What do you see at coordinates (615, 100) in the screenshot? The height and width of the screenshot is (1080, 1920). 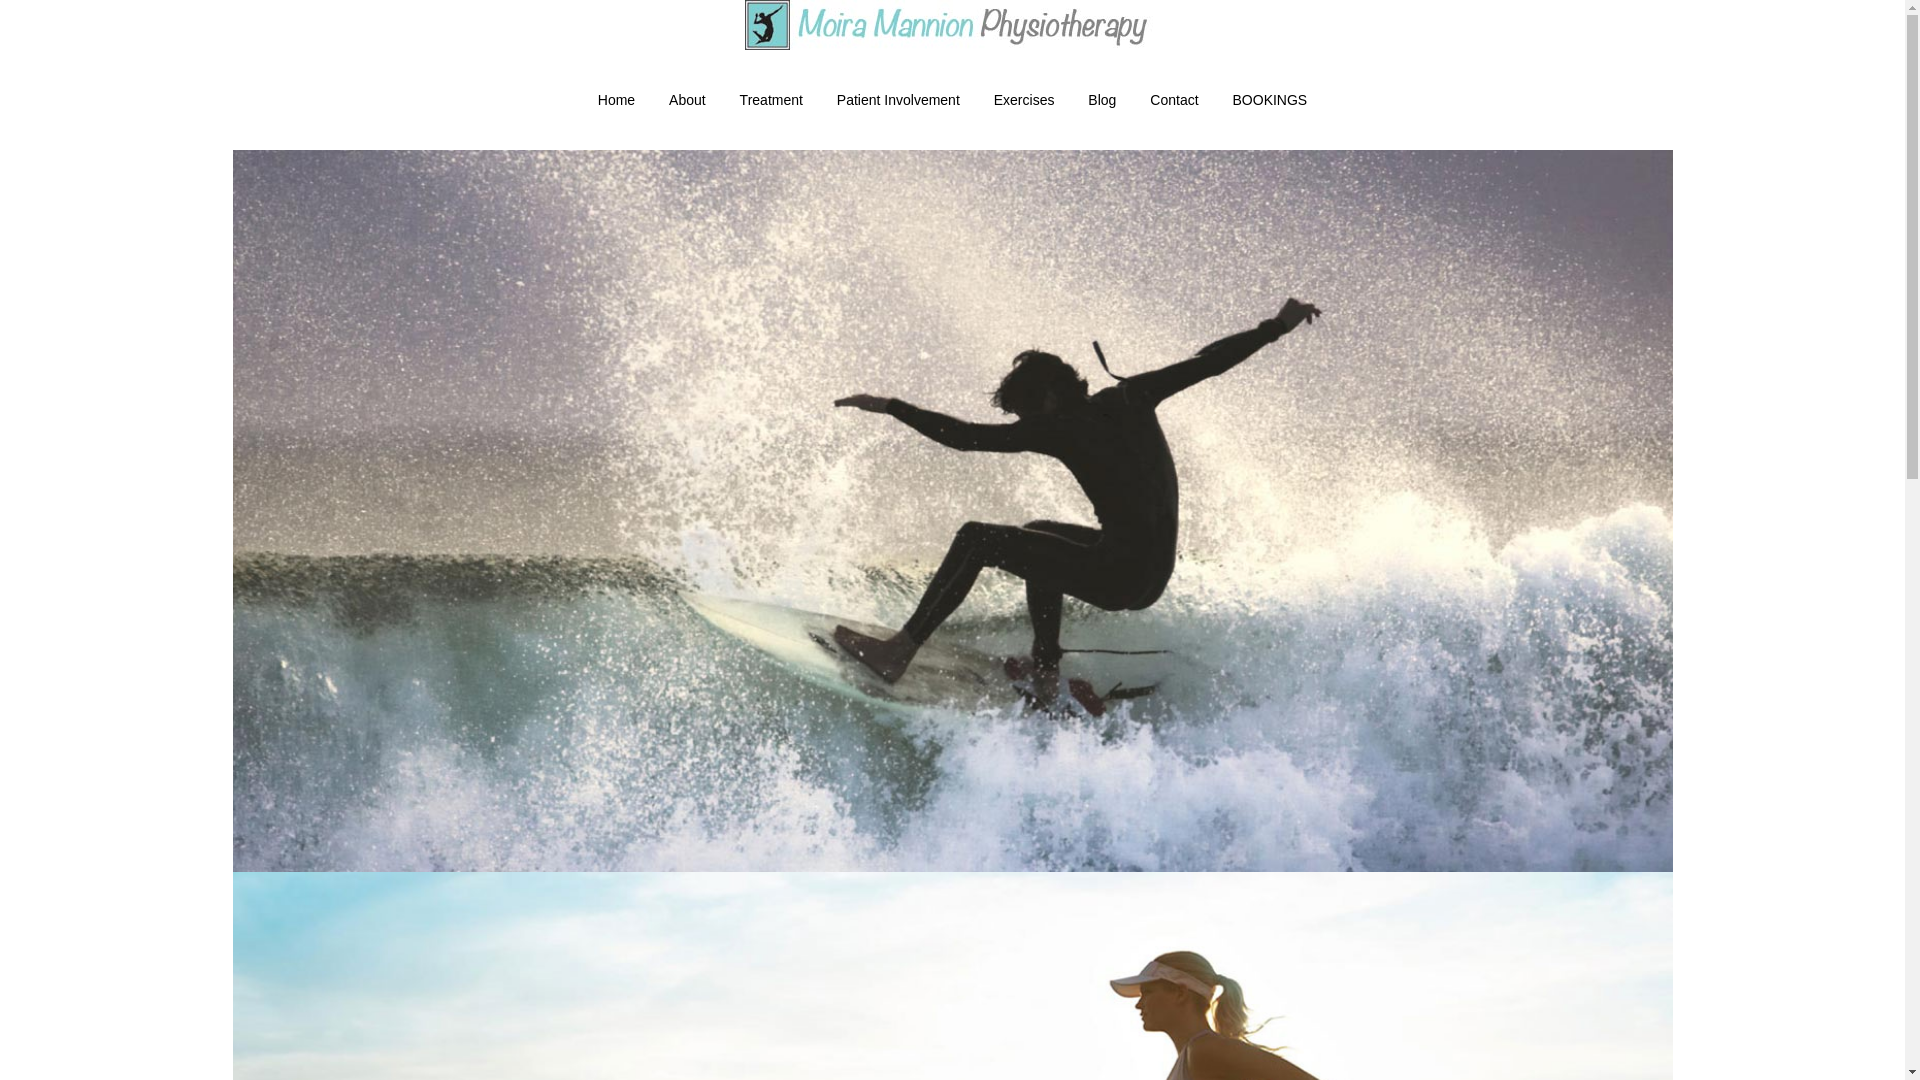 I see `'Home'` at bounding box center [615, 100].